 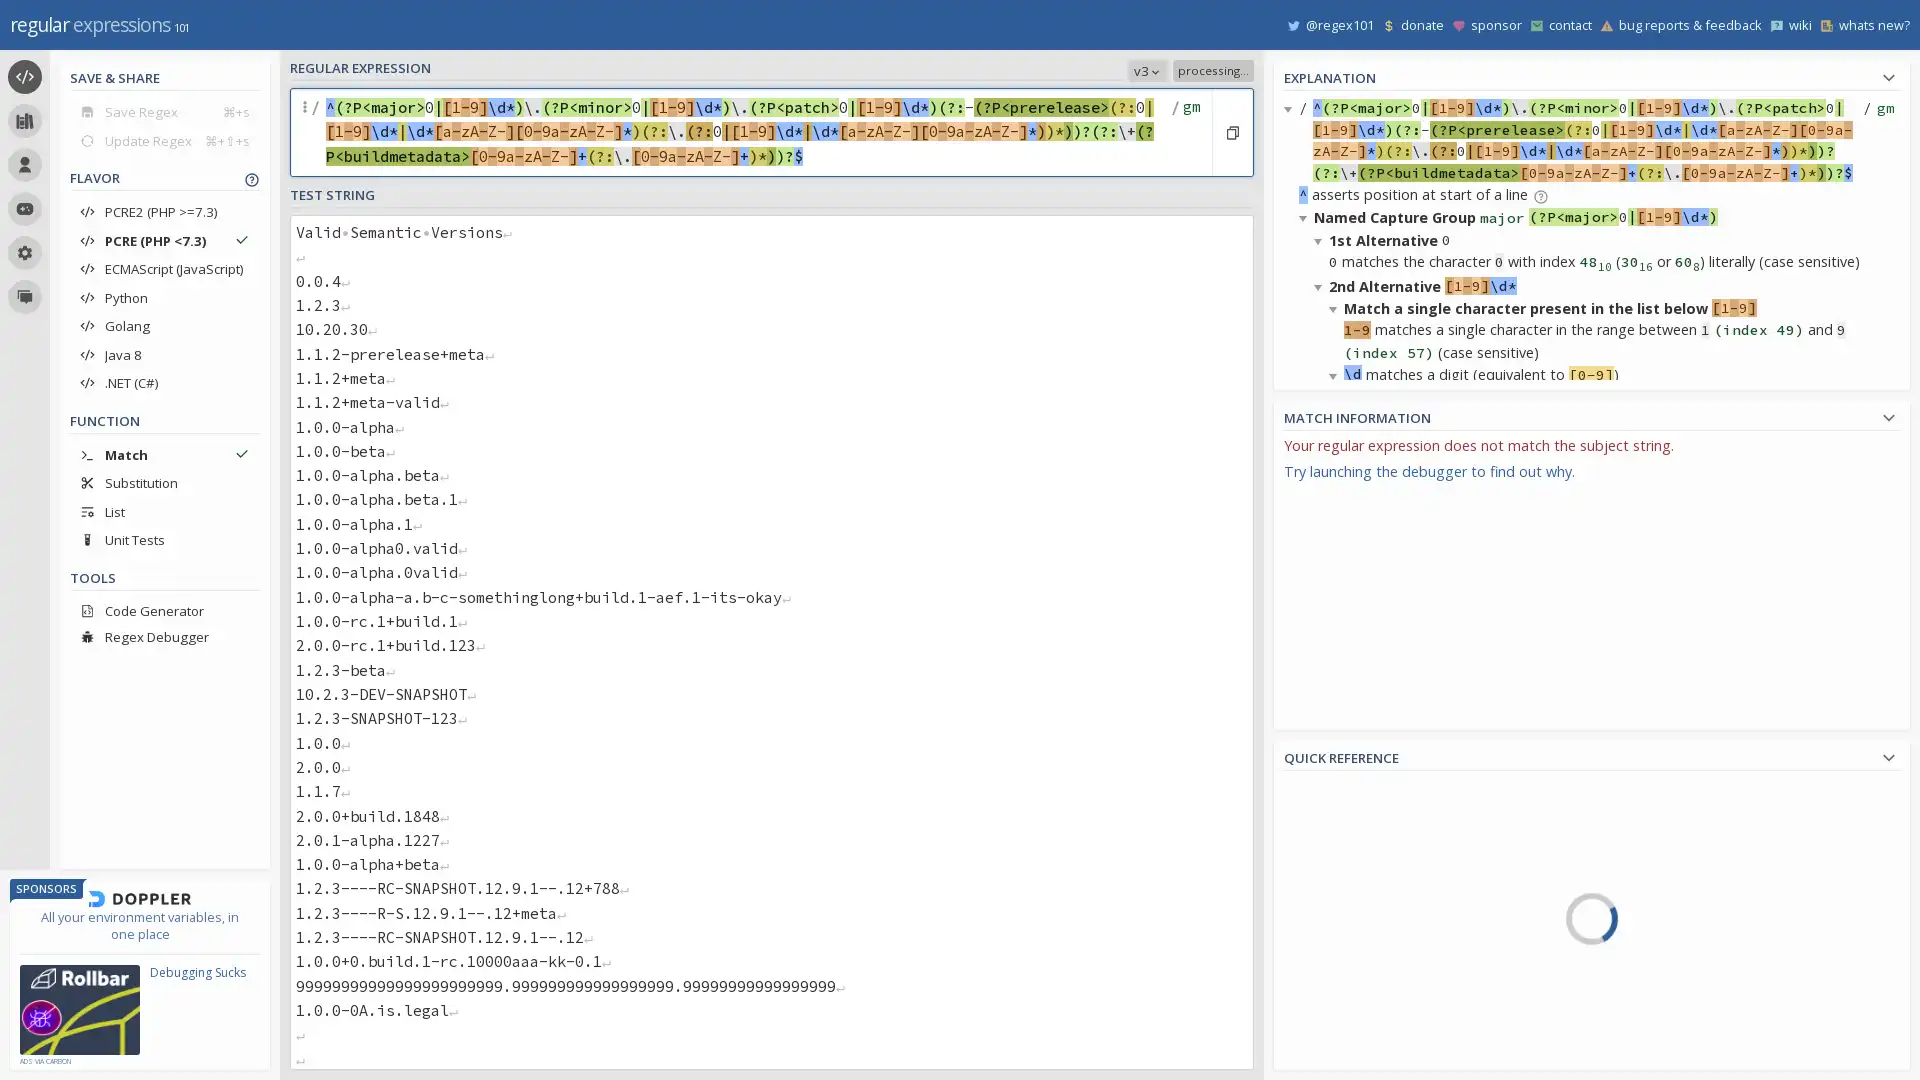 What do you see at coordinates (1372, 986) in the screenshot?
I see `Group major` at bounding box center [1372, 986].